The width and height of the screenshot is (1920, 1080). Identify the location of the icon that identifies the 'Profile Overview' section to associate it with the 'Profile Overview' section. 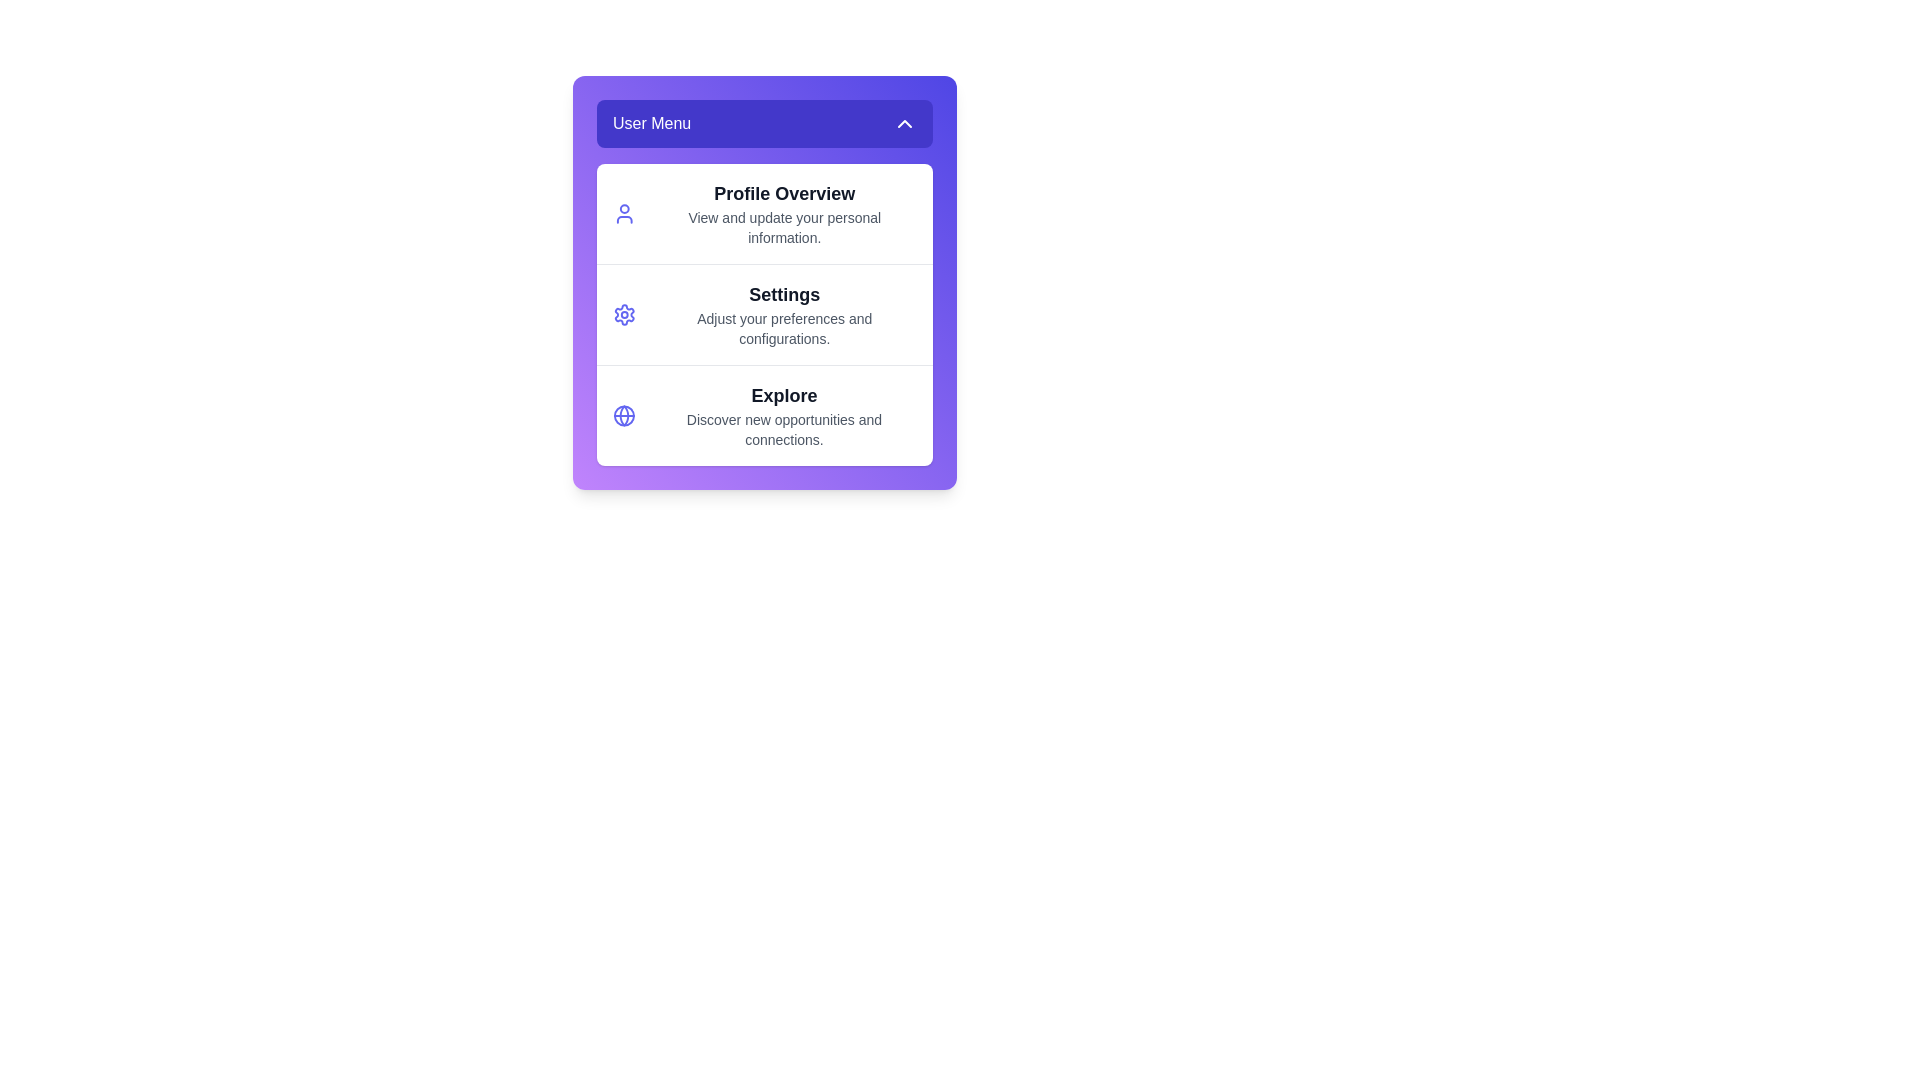
(623, 213).